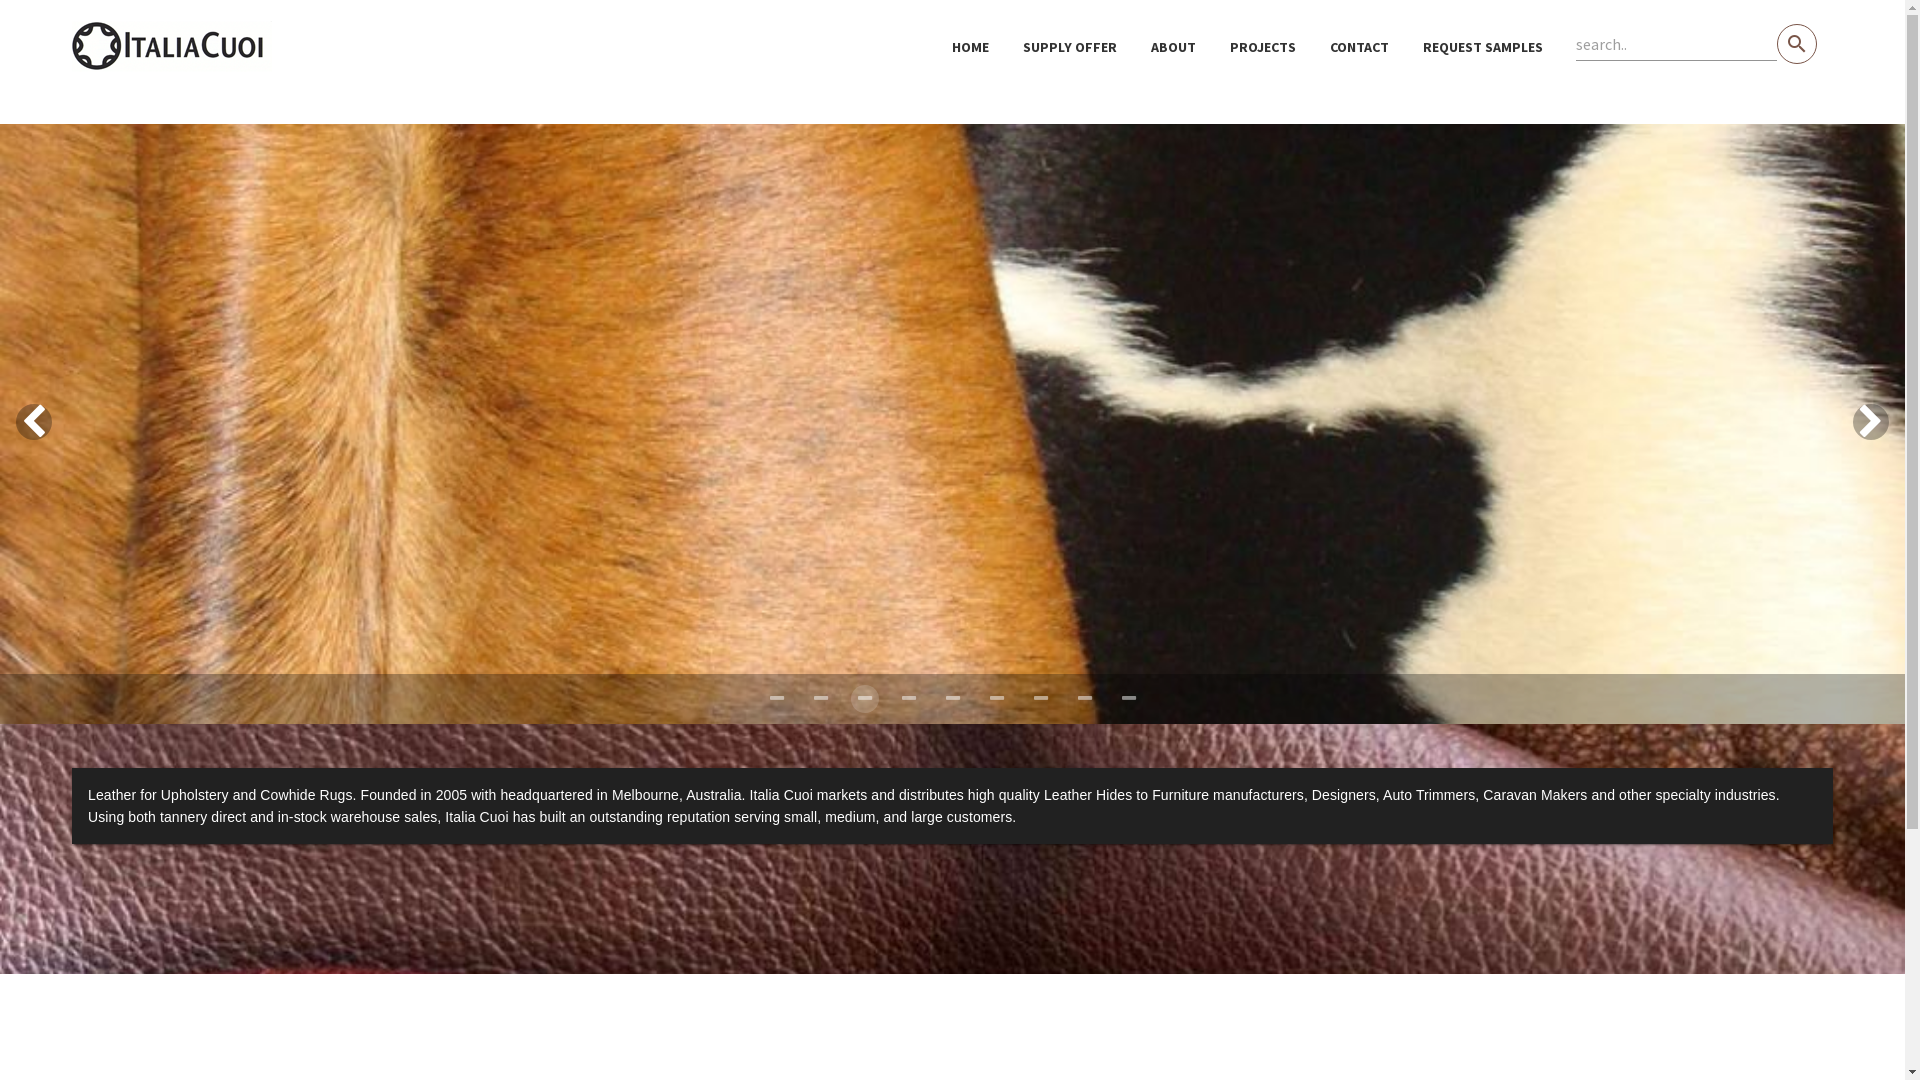 The image size is (1920, 1080). I want to click on '0', so click(775, 697).